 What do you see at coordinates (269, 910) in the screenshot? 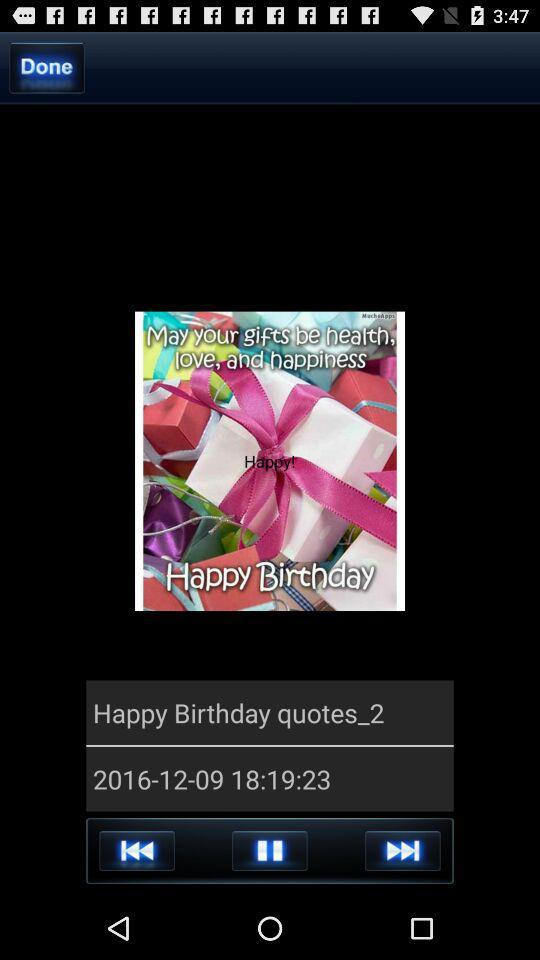
I see `the pause icon` at bounding box center [269, 910].